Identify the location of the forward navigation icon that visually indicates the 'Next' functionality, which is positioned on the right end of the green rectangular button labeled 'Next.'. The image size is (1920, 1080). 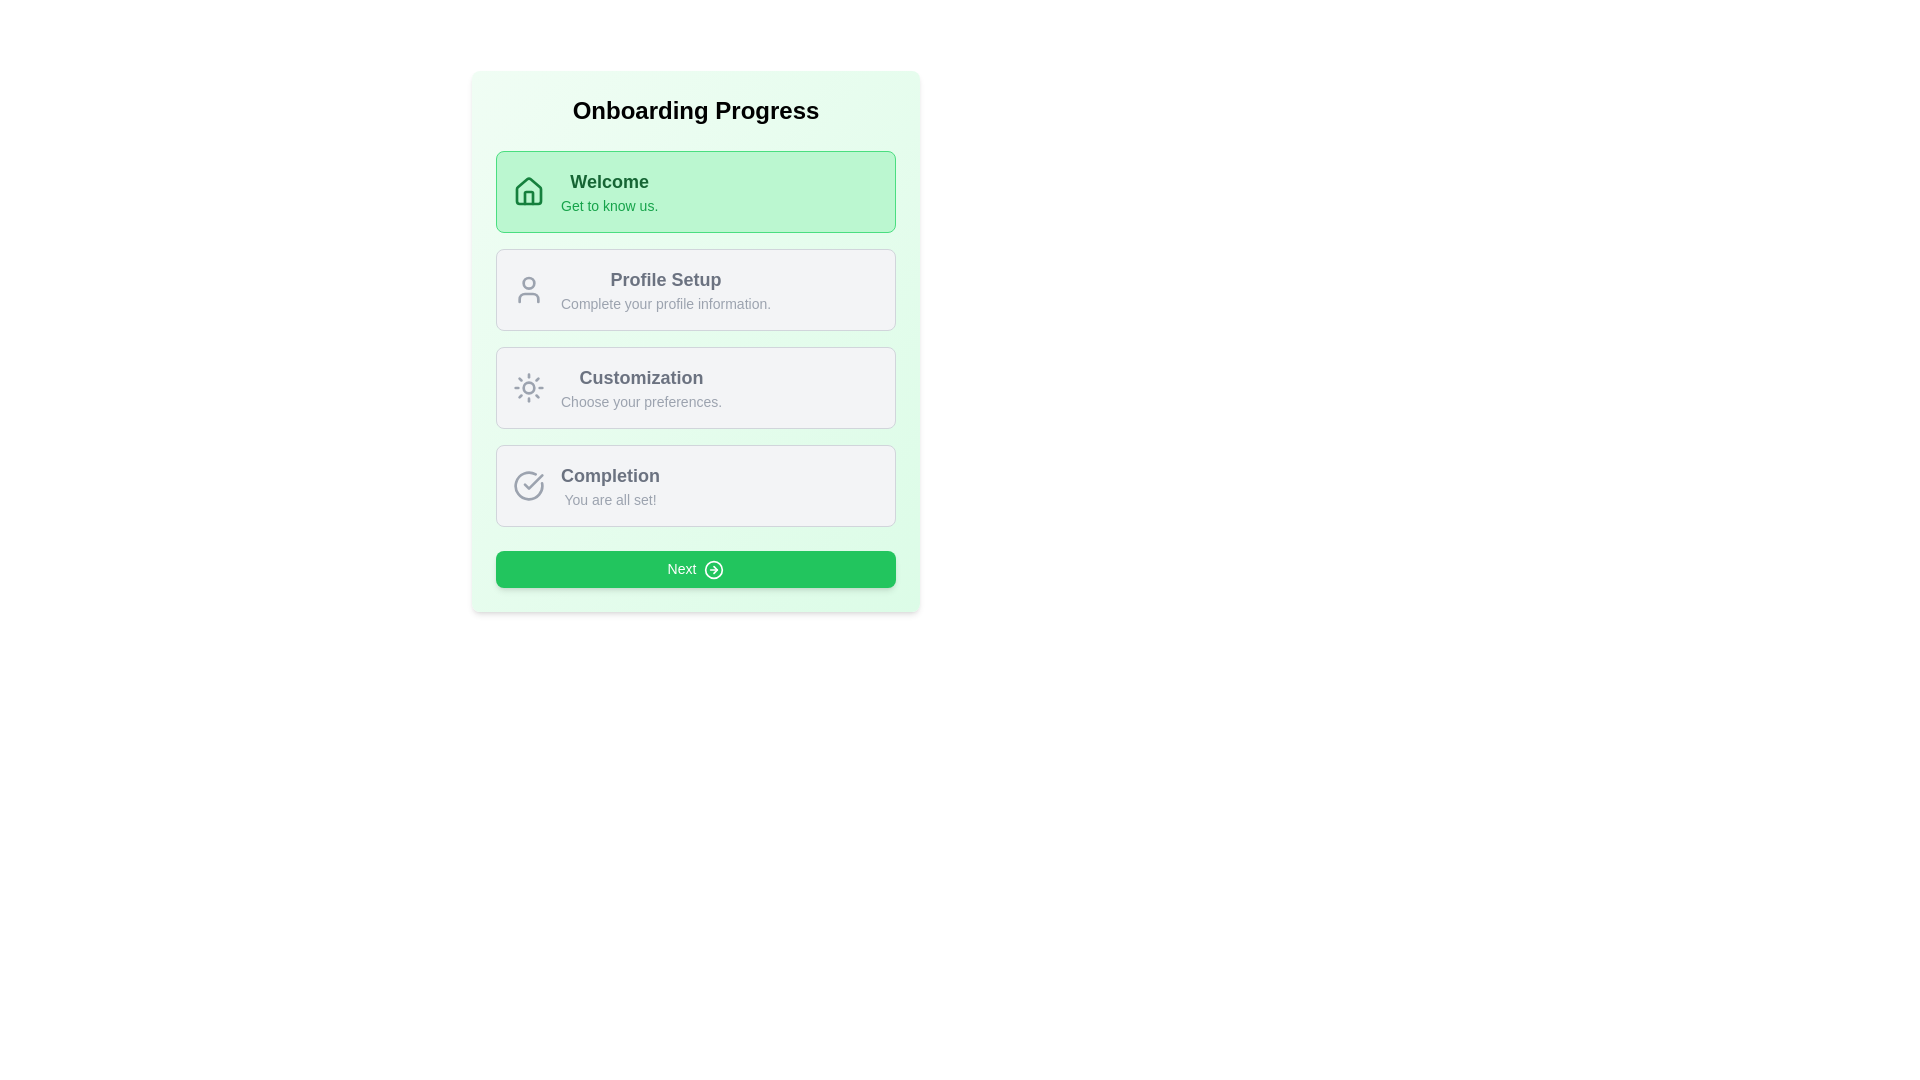
(714, 570).